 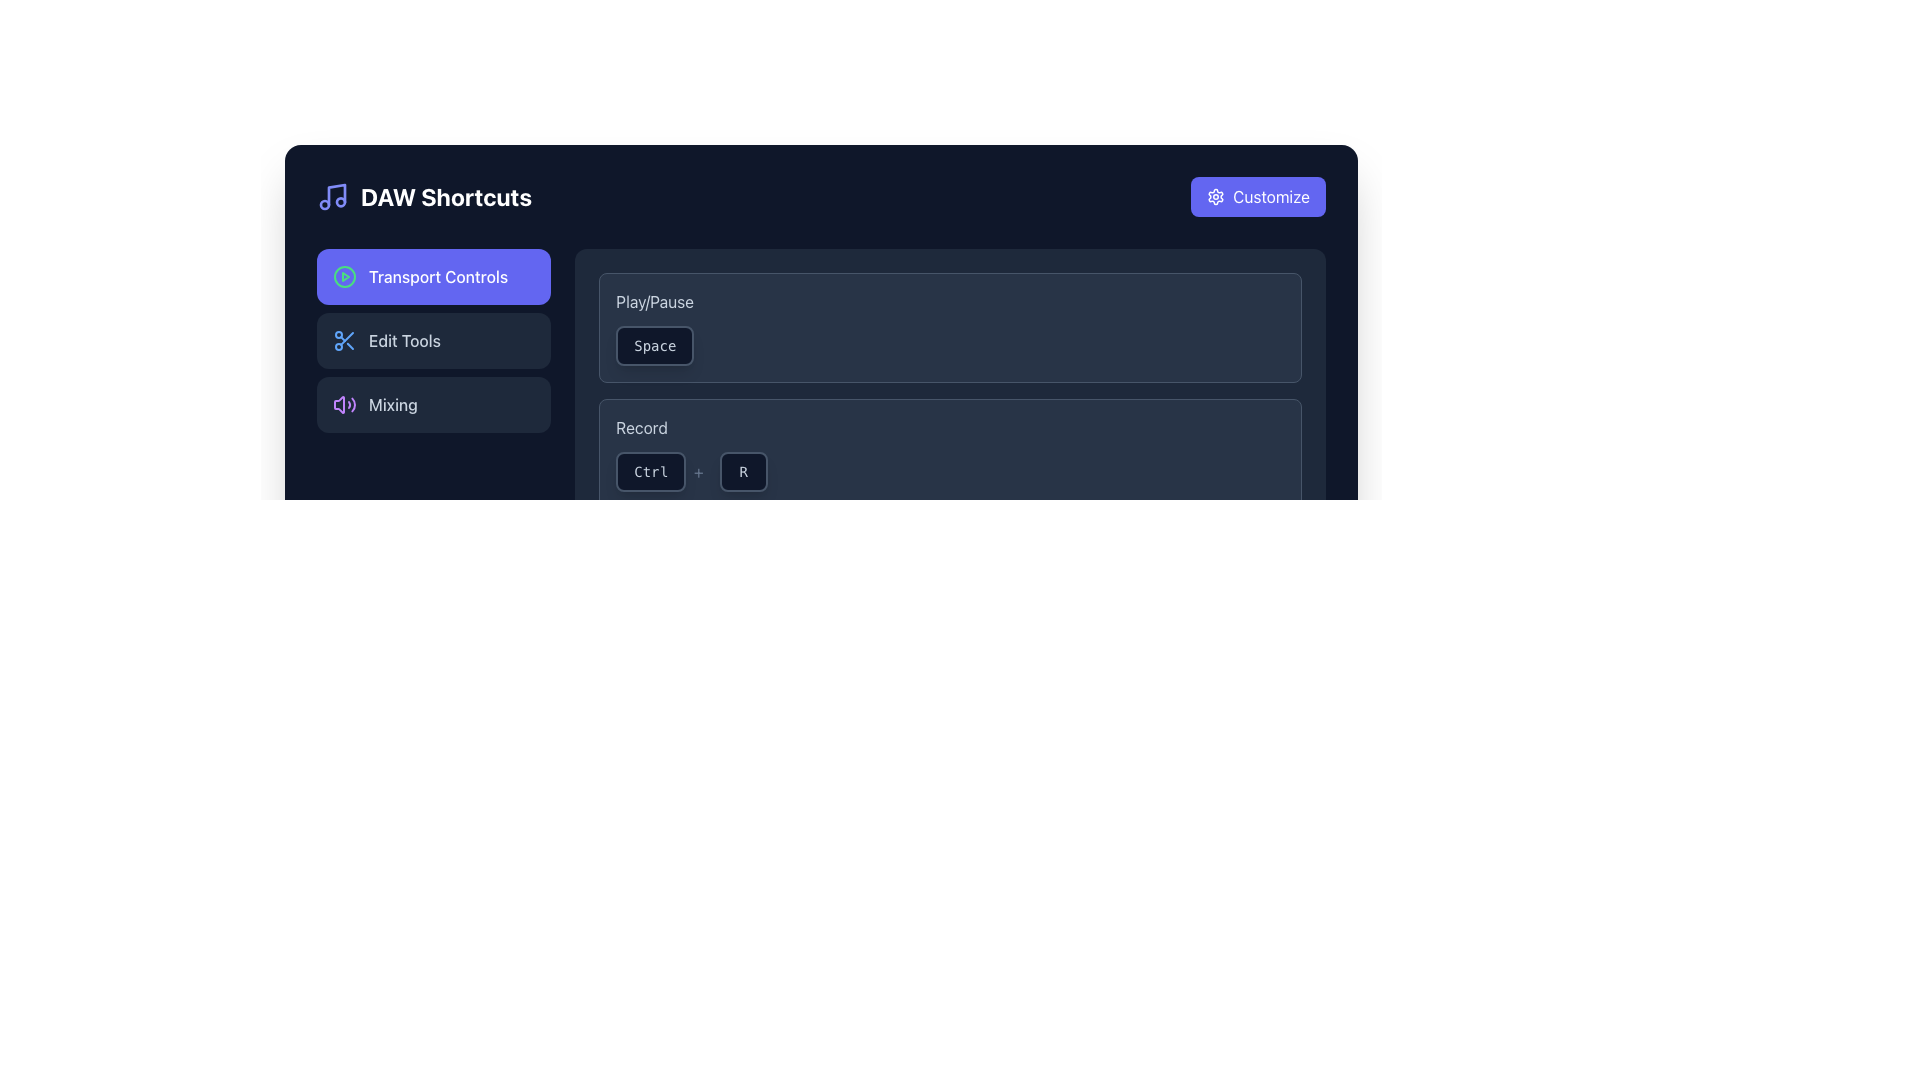 I want to click on the 'Record' text label, which indicates the action associated with a keyboard shortcut or function, located in the right-side section of the interface, so click(x=642, y=427).